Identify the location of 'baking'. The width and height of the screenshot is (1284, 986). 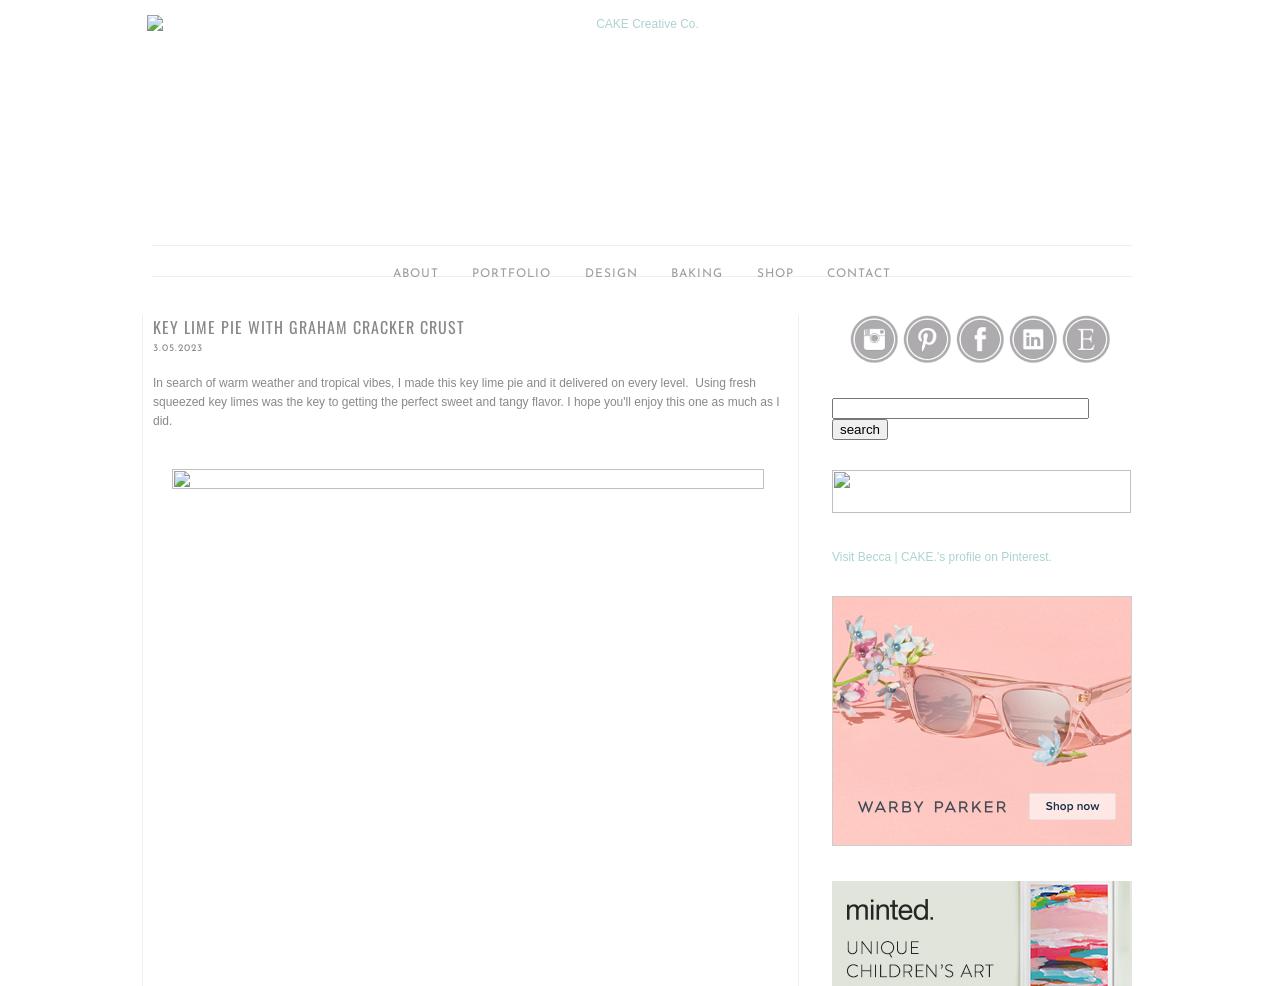
(696, 274).